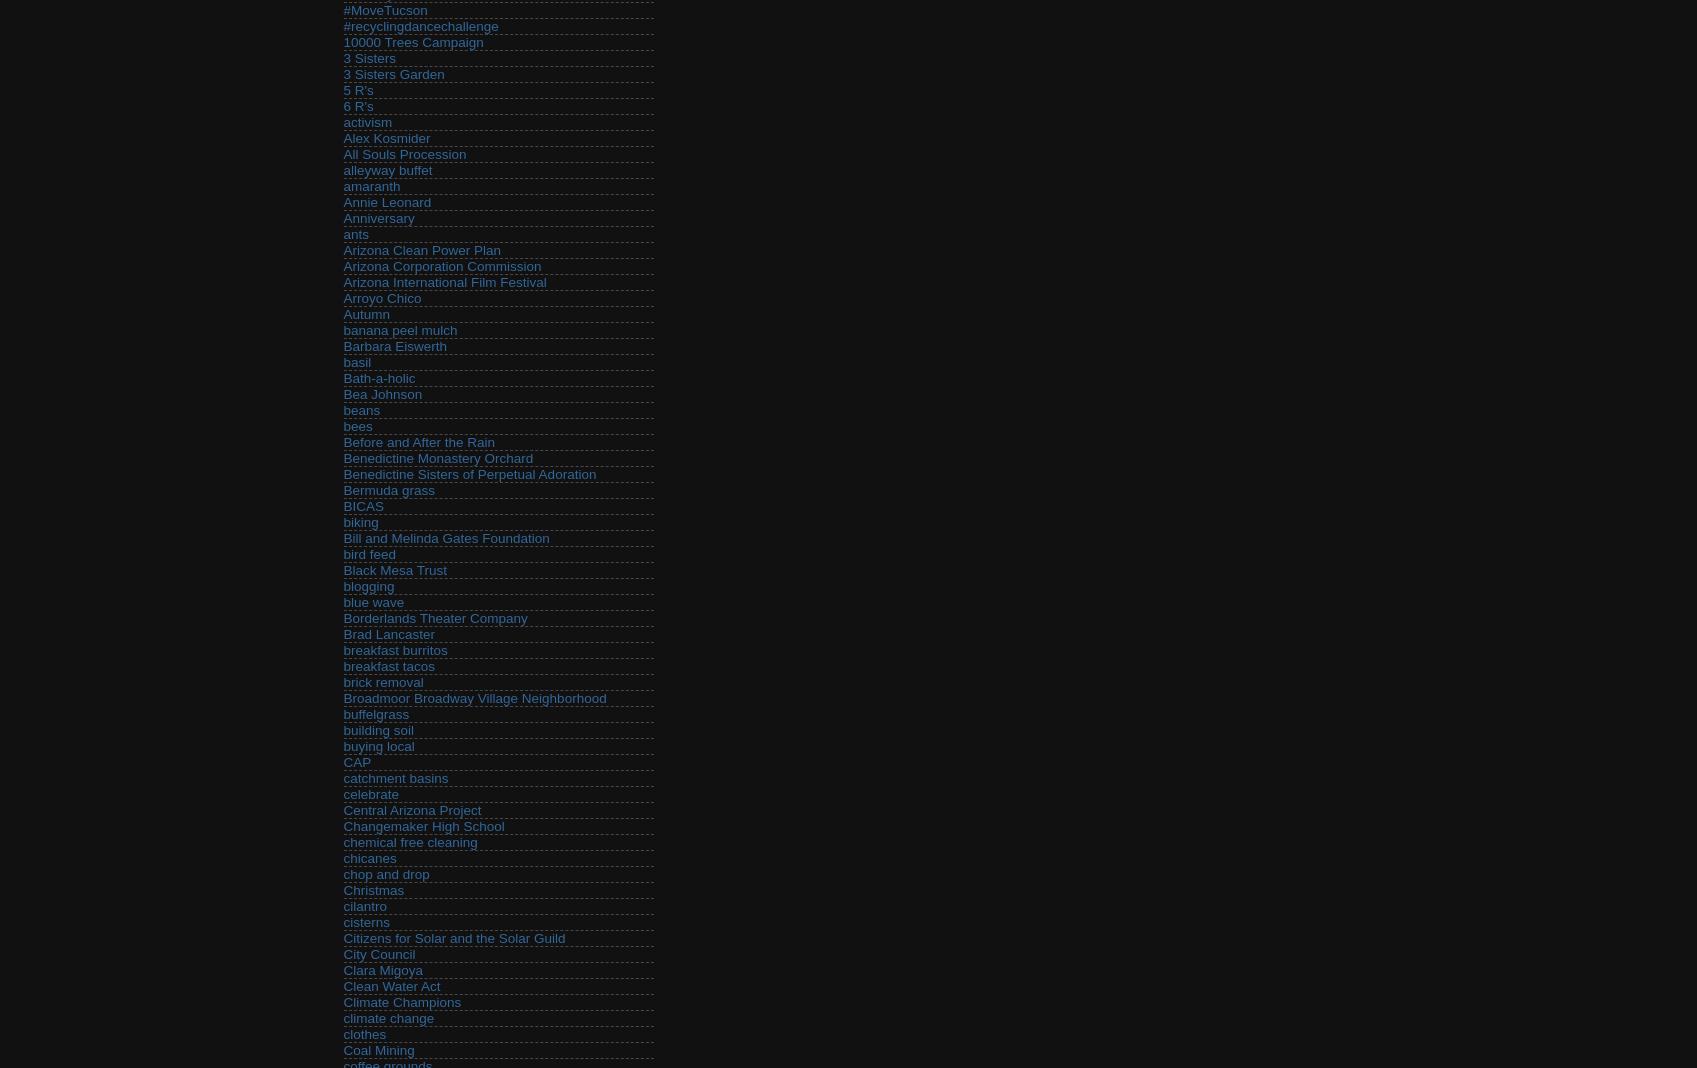 The height and width of the screenshot is (1068, 1697). I want to click on 'Arizona Corporation Commission', so click(441, 266).